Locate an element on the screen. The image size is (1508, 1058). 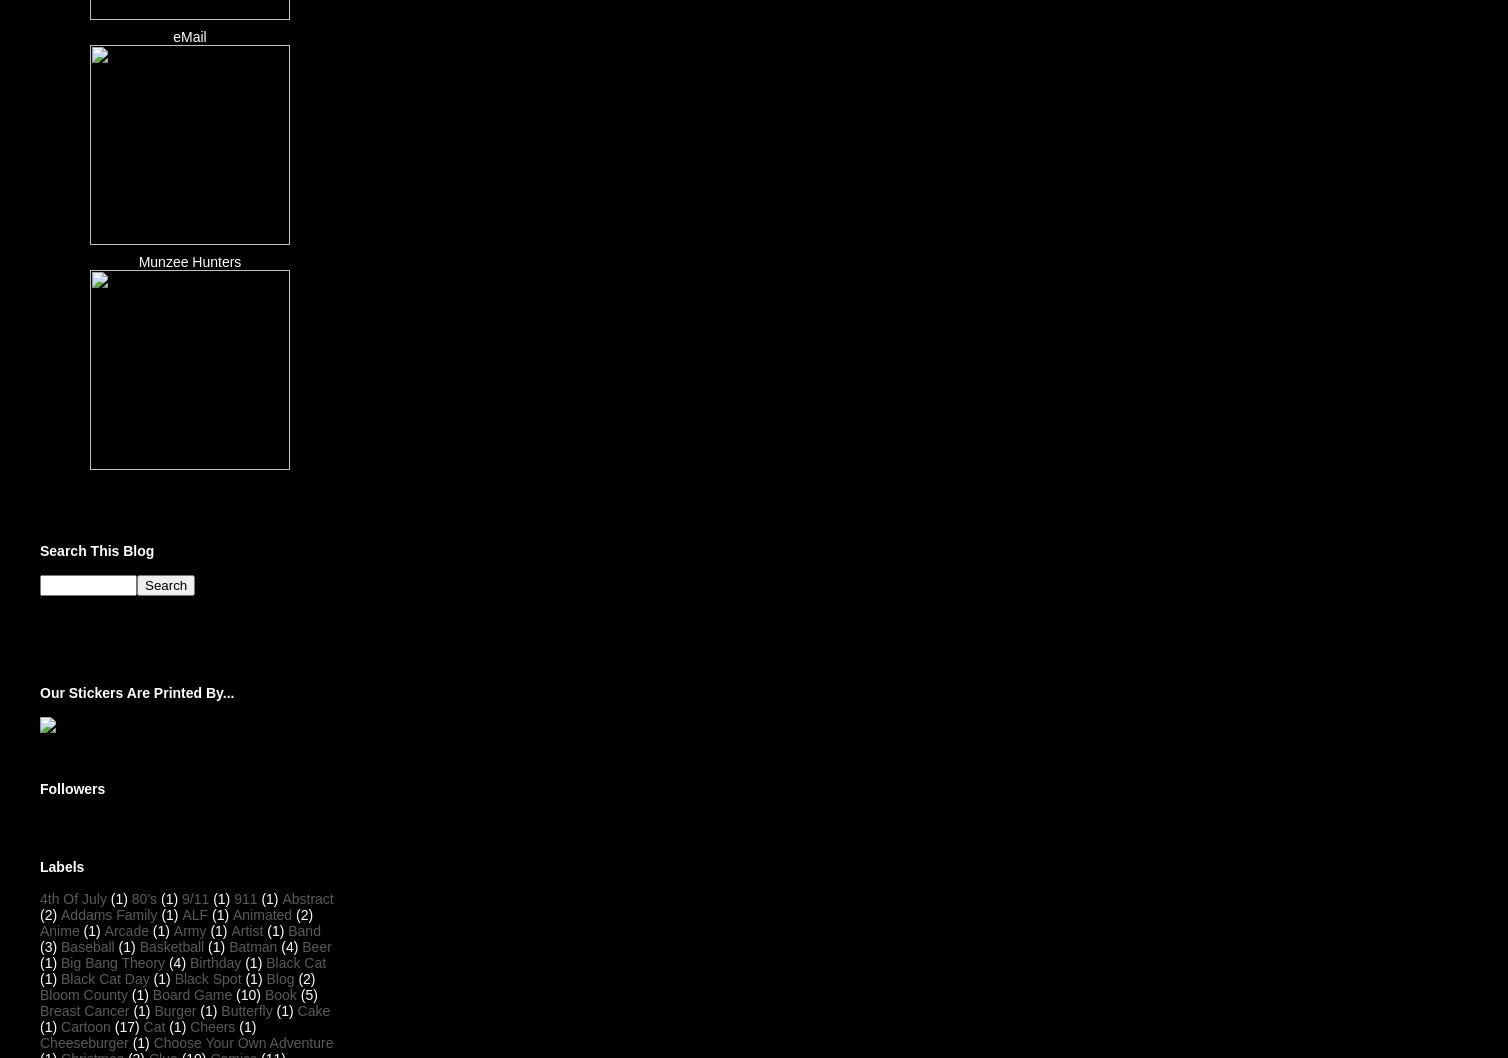
'Our Stickers Are Printed By...' is located at coordinates (39, 691).